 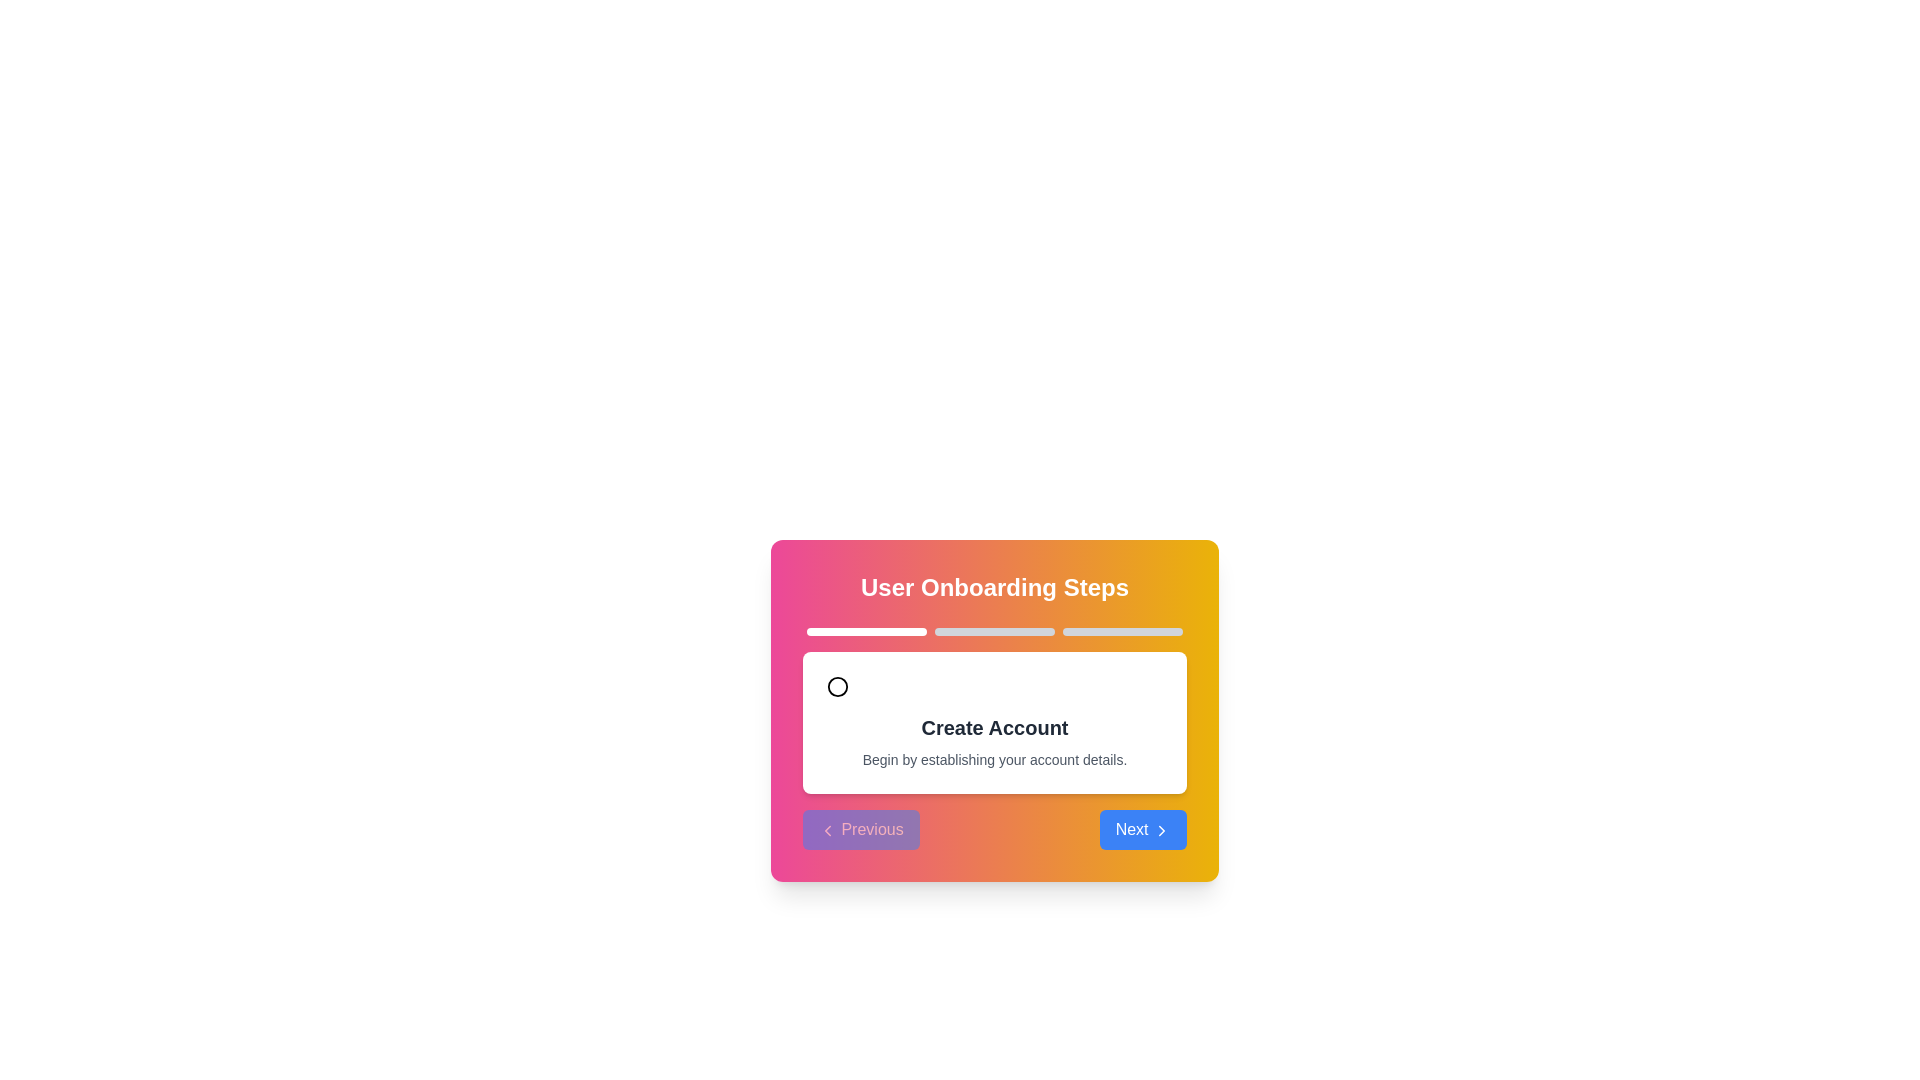 What do you see at coordinates (1161, 829) in the screenshot?
I see `the rightward-pointing chevron icon located within the 'Next' button at the bottom-right corner of the card-like interface` at bounding box center [1161, 829].